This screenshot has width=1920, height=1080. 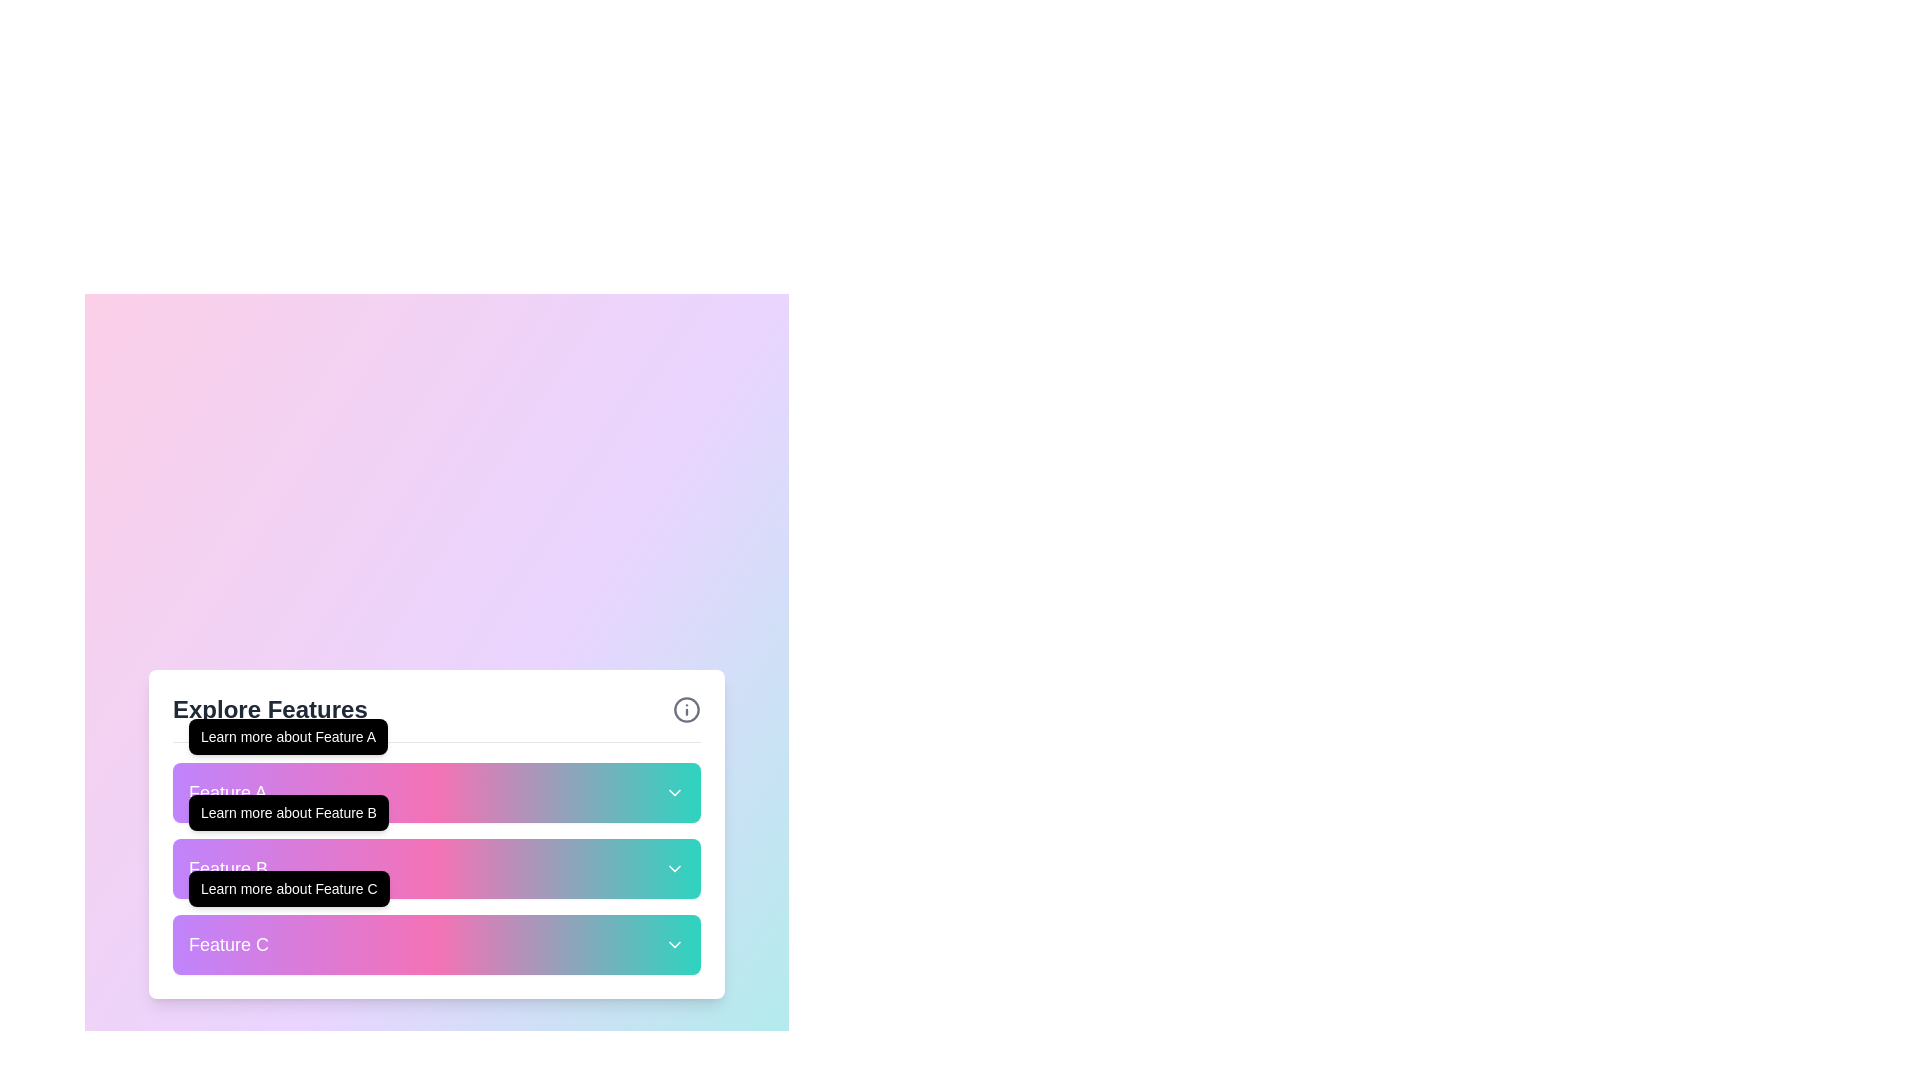 What do you see at coordinates (287, 812) in the screenshot?
I see `information provided in the tooltip with black background and white text saying 'Learn more about Feature B', located above the Feature B block` at bounding box center [287, 812].